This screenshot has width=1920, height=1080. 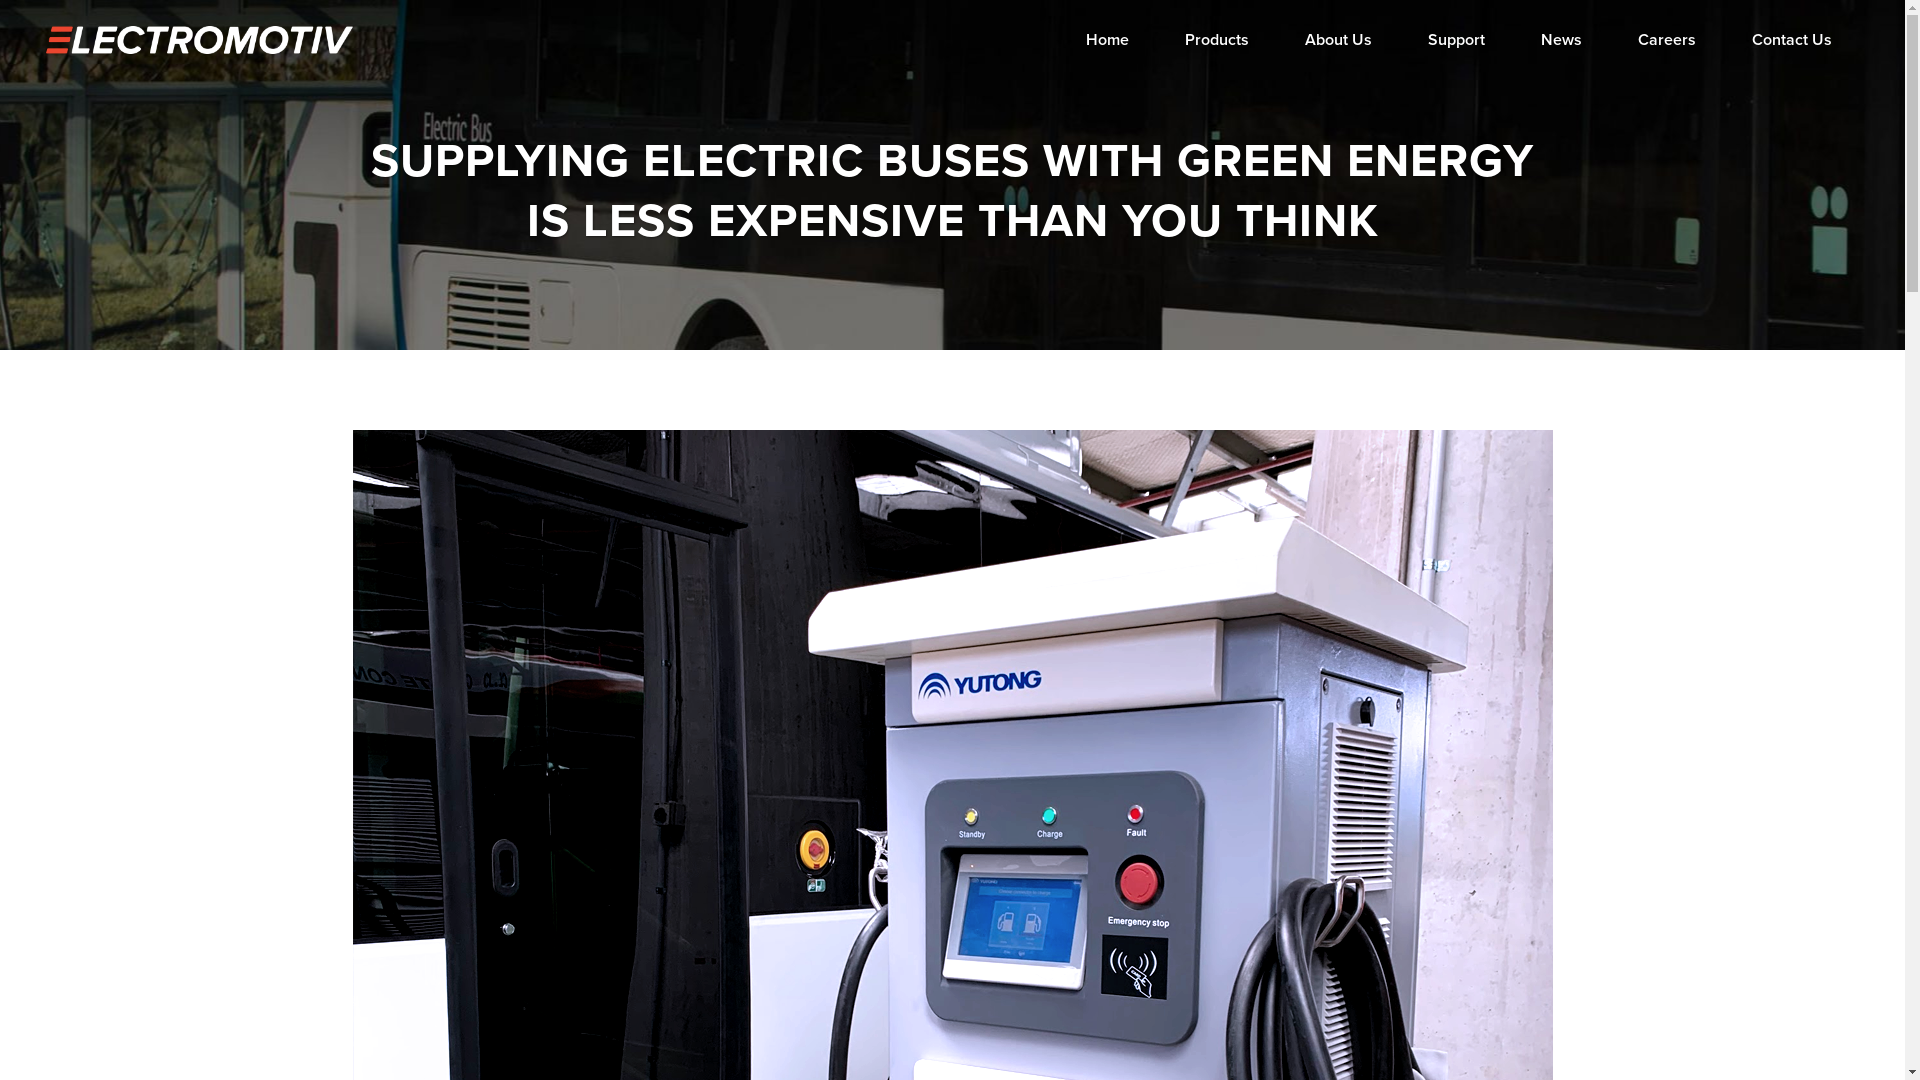 What do you see at coordinates (1791, 39) in the screenshot?
I see `'Contact Us'` at bounding box center [1791, 39].